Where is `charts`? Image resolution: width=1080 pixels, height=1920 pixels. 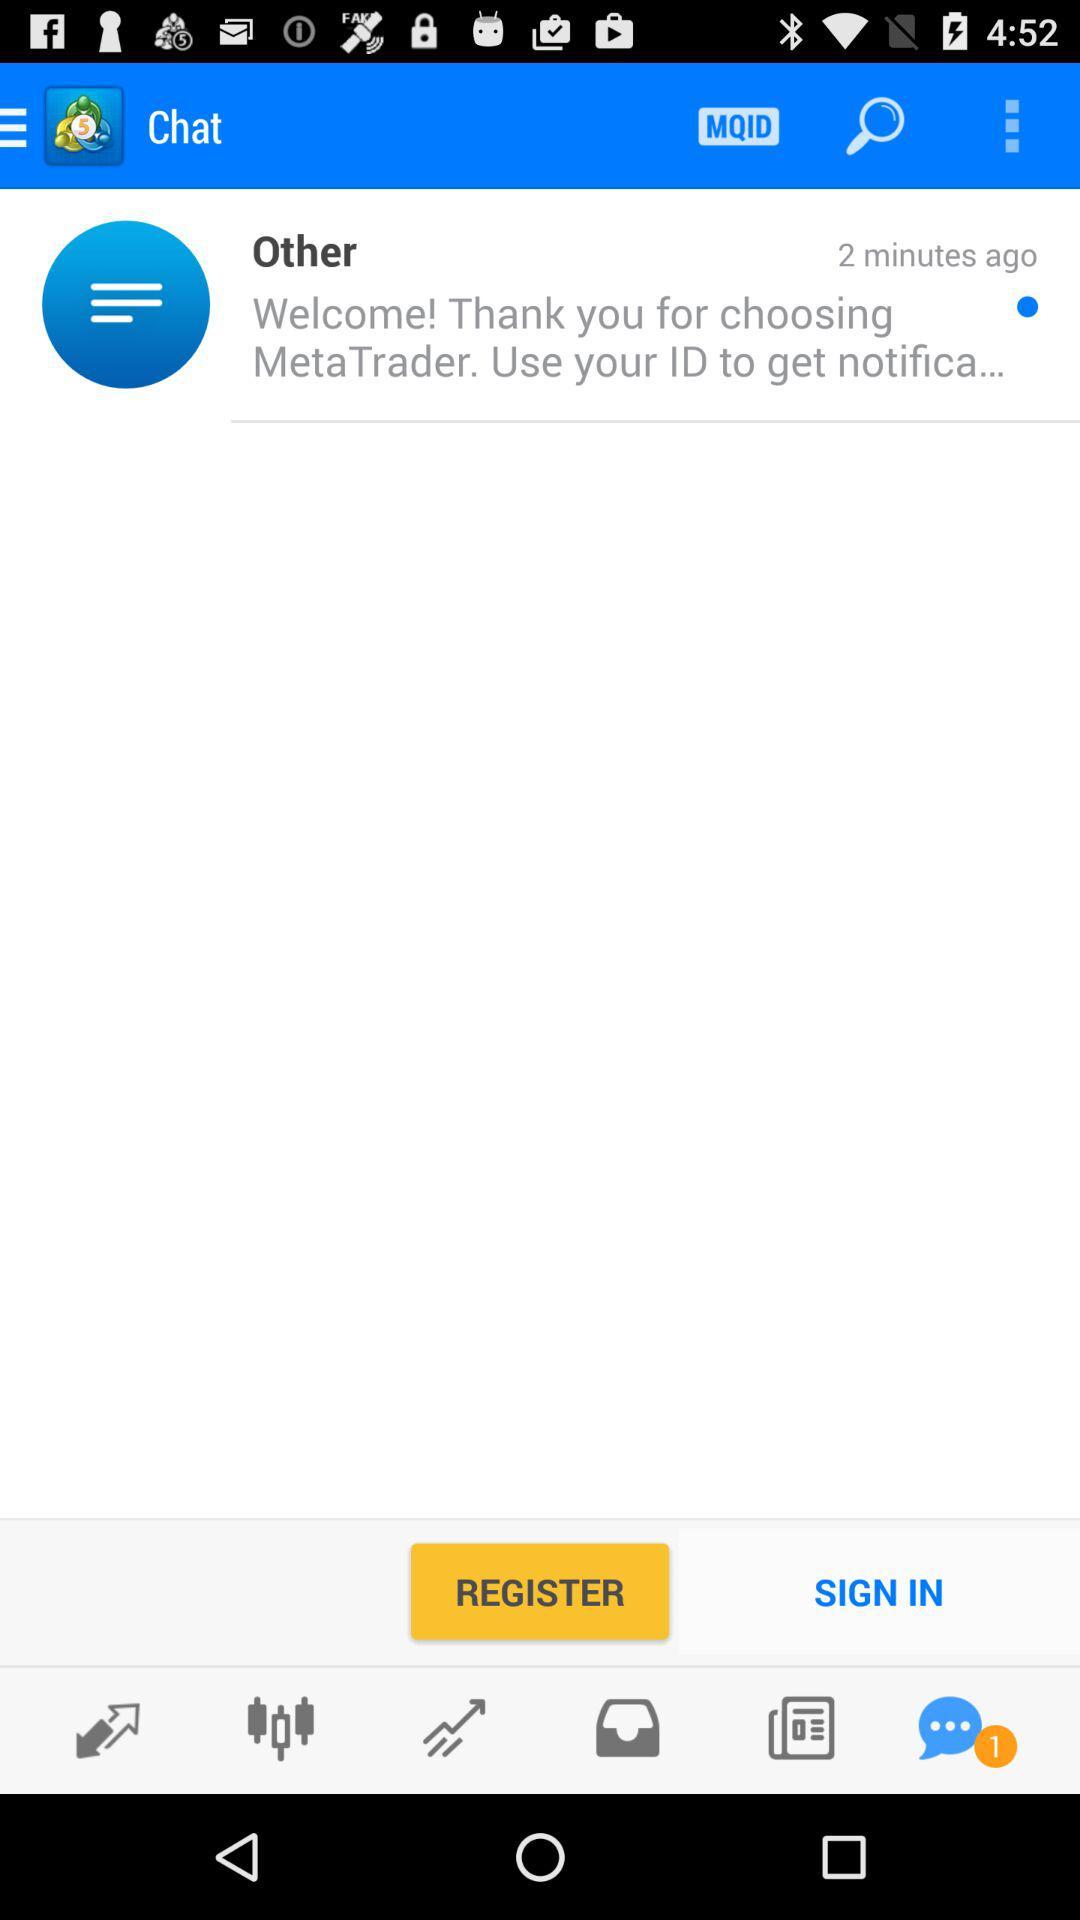 charts is located at coordinates (280, 1727).